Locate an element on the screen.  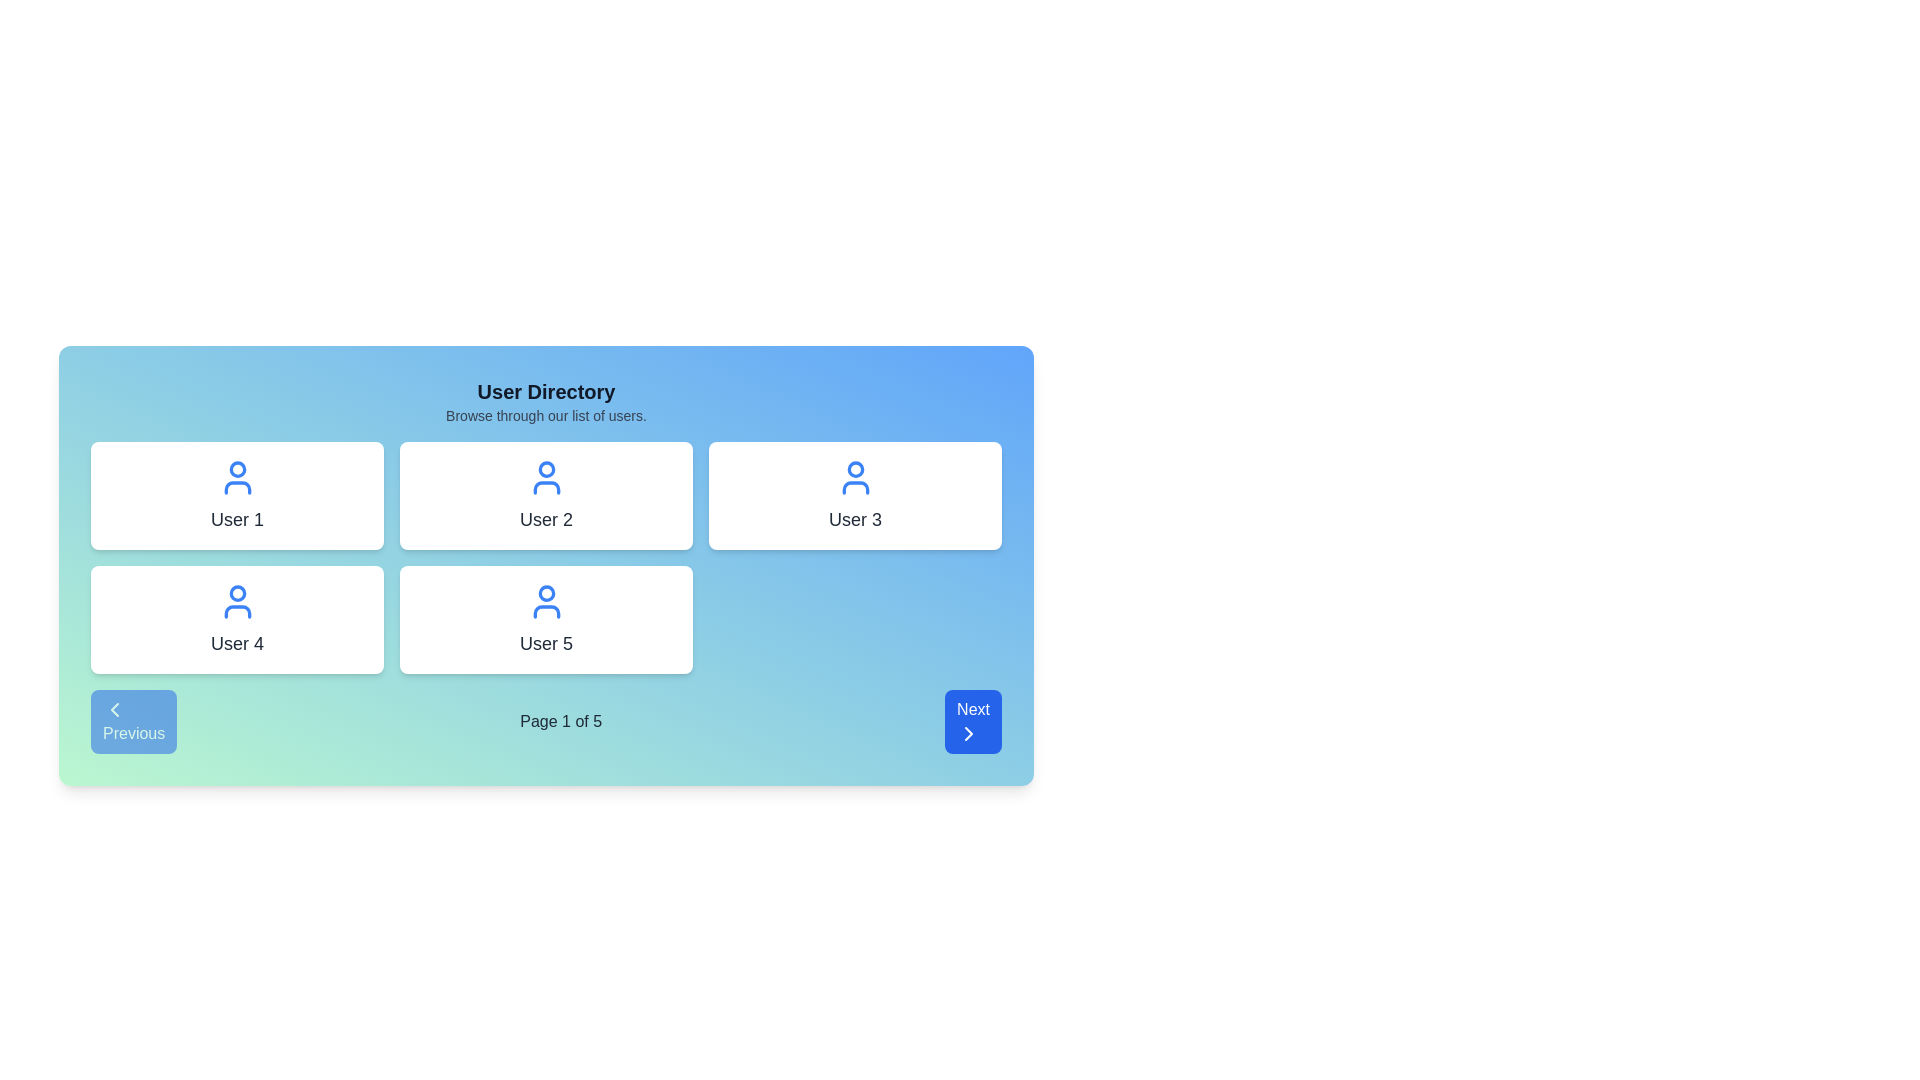
the Static text label displaying 'User 3', which is located below the user icon in the third user card of a grid layout is located at coordinates (855, 519).